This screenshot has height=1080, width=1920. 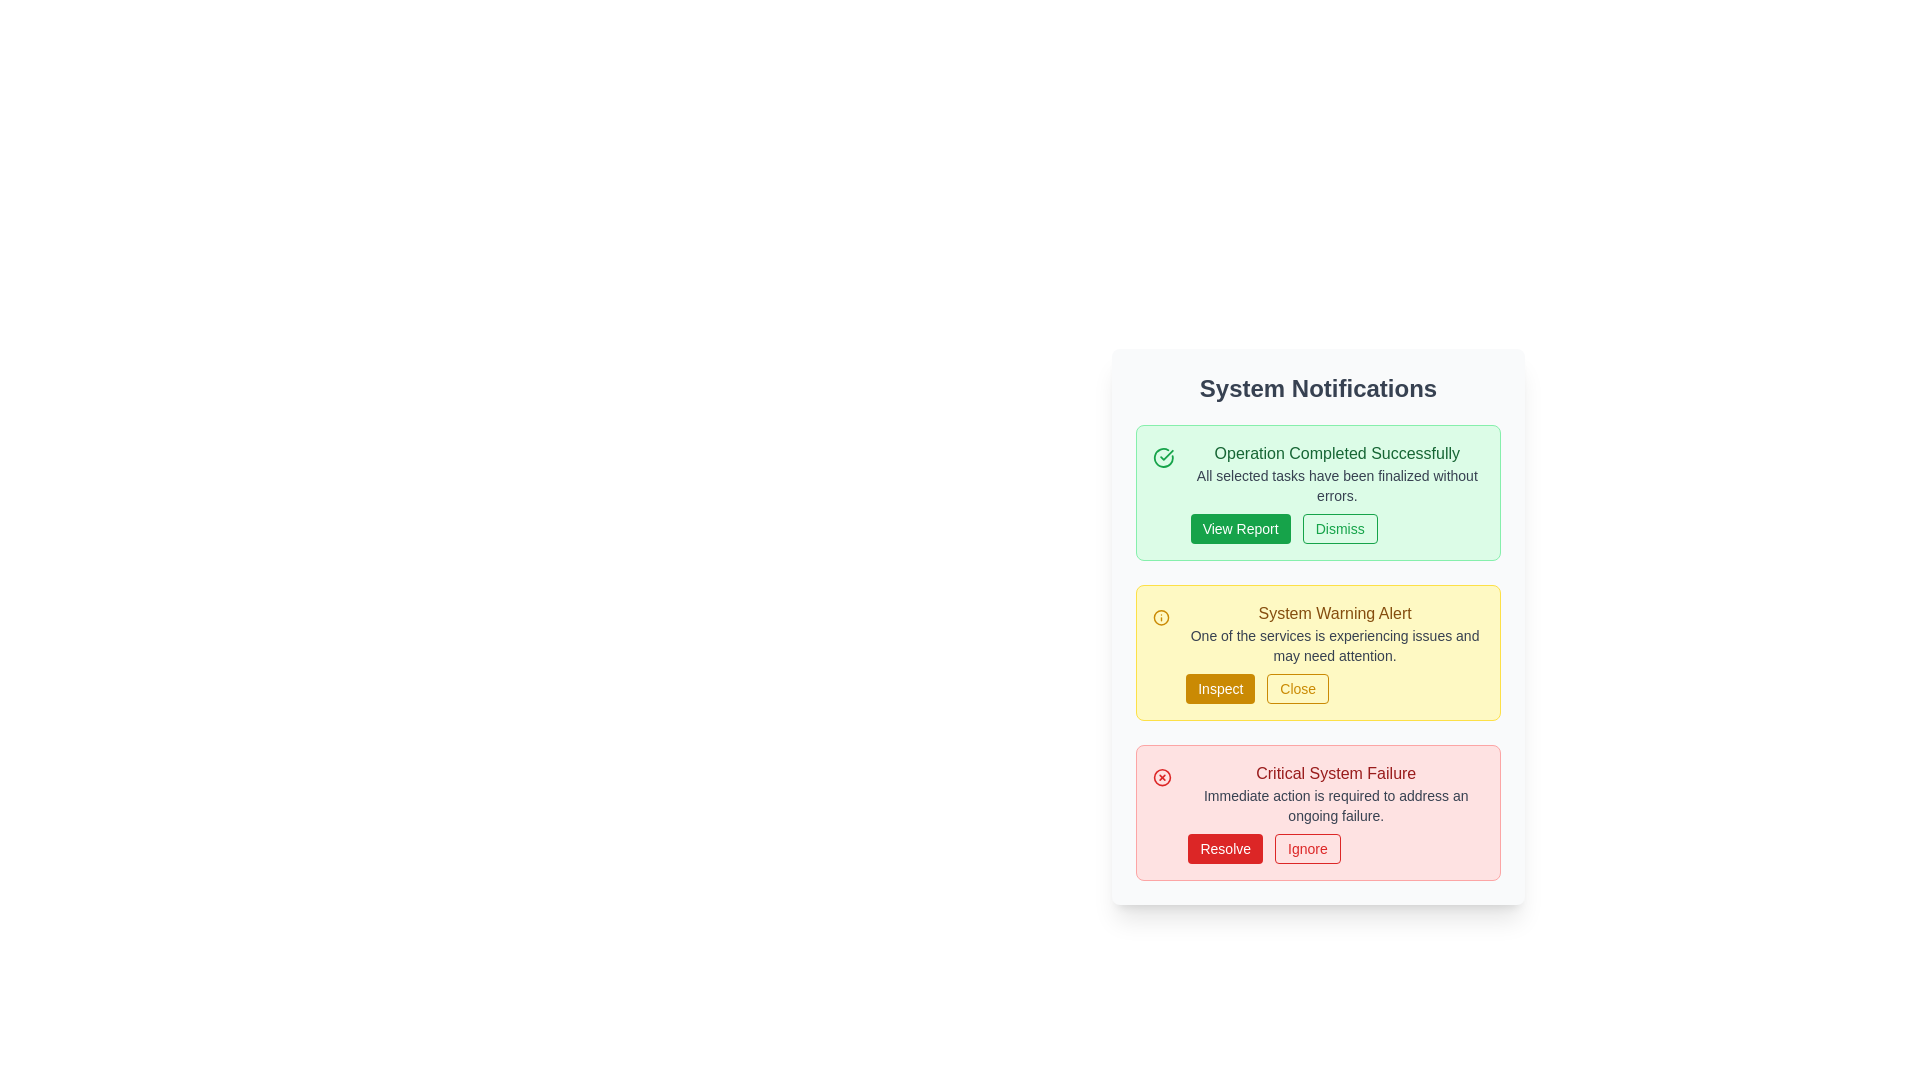 What do you see at coordinates (1218, 688) in the screenshot?
I see `the first button to the left within the yellow notification box labeled 'System Warning Alert' to initiate the inspect action` at bounding box center [1218, 688].